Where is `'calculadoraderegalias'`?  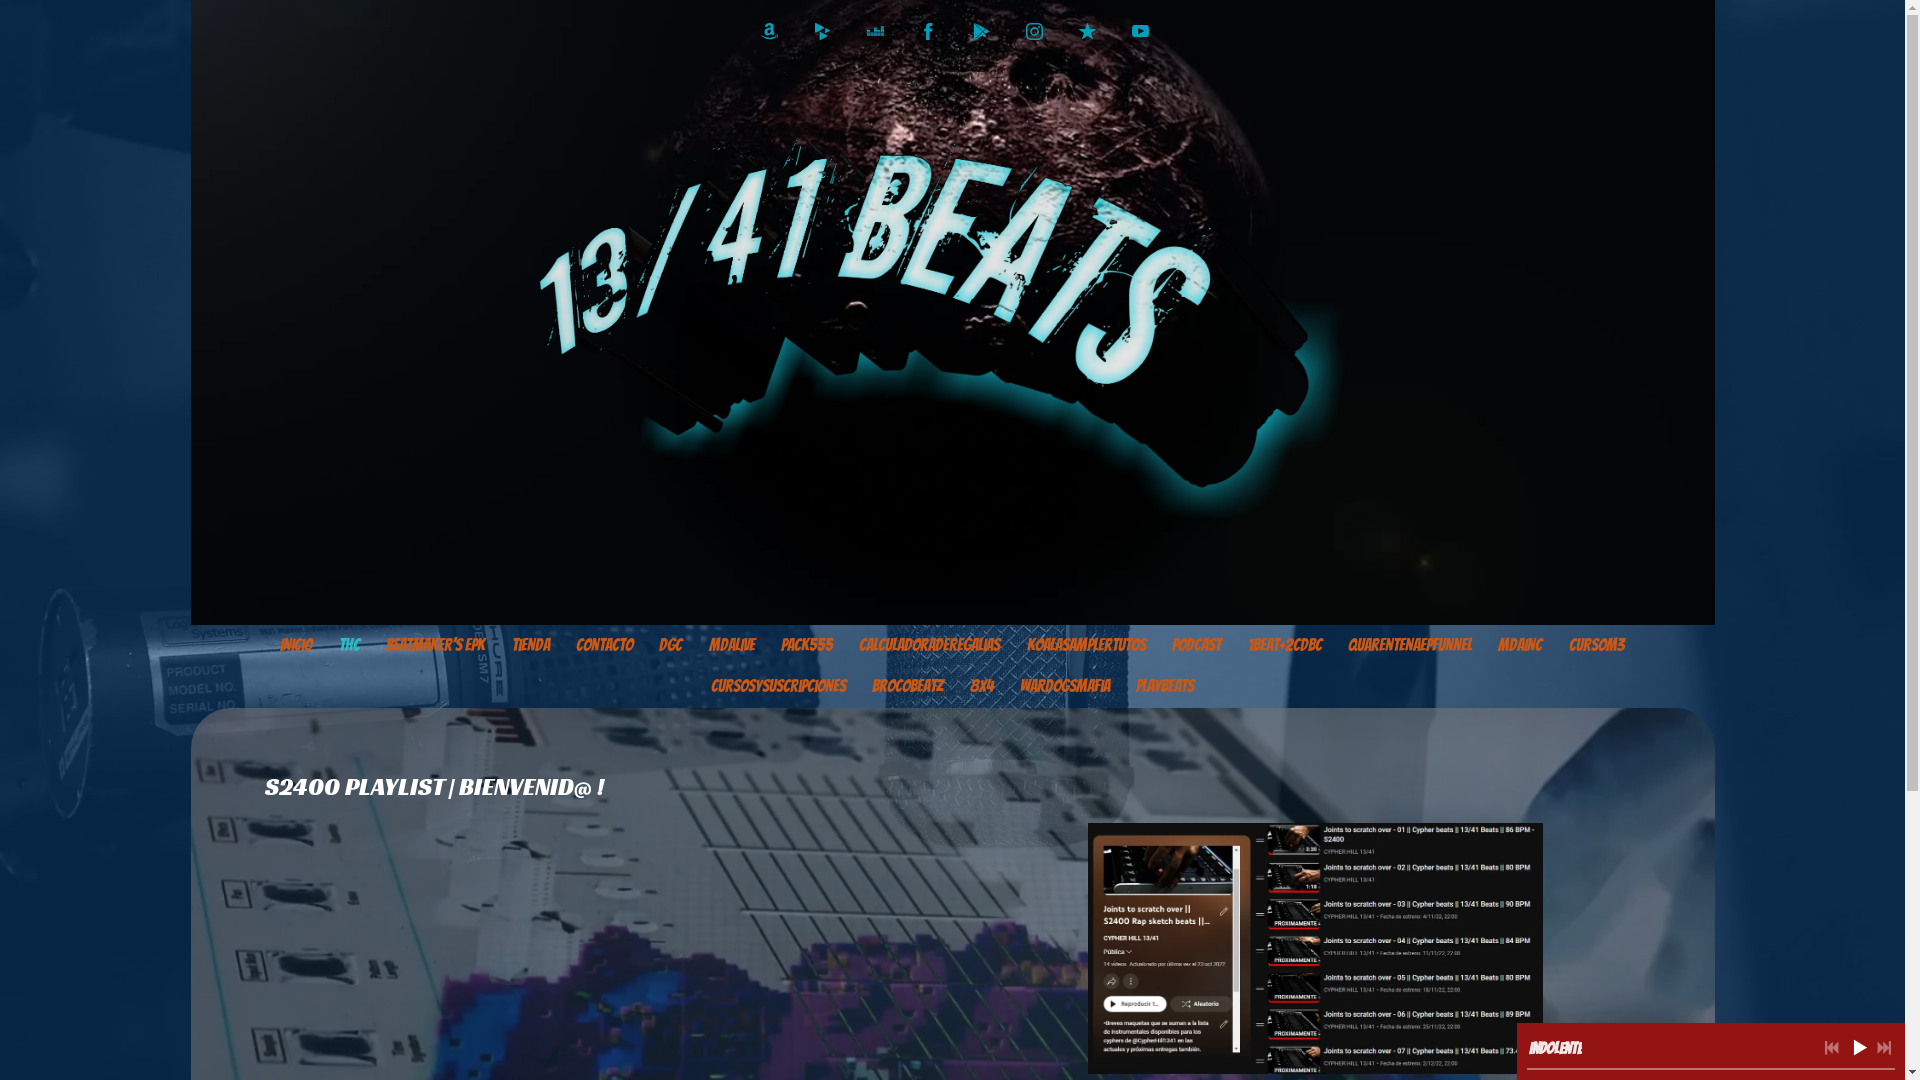
'calculadoraderegalias' is located at coordinates (928, 645).